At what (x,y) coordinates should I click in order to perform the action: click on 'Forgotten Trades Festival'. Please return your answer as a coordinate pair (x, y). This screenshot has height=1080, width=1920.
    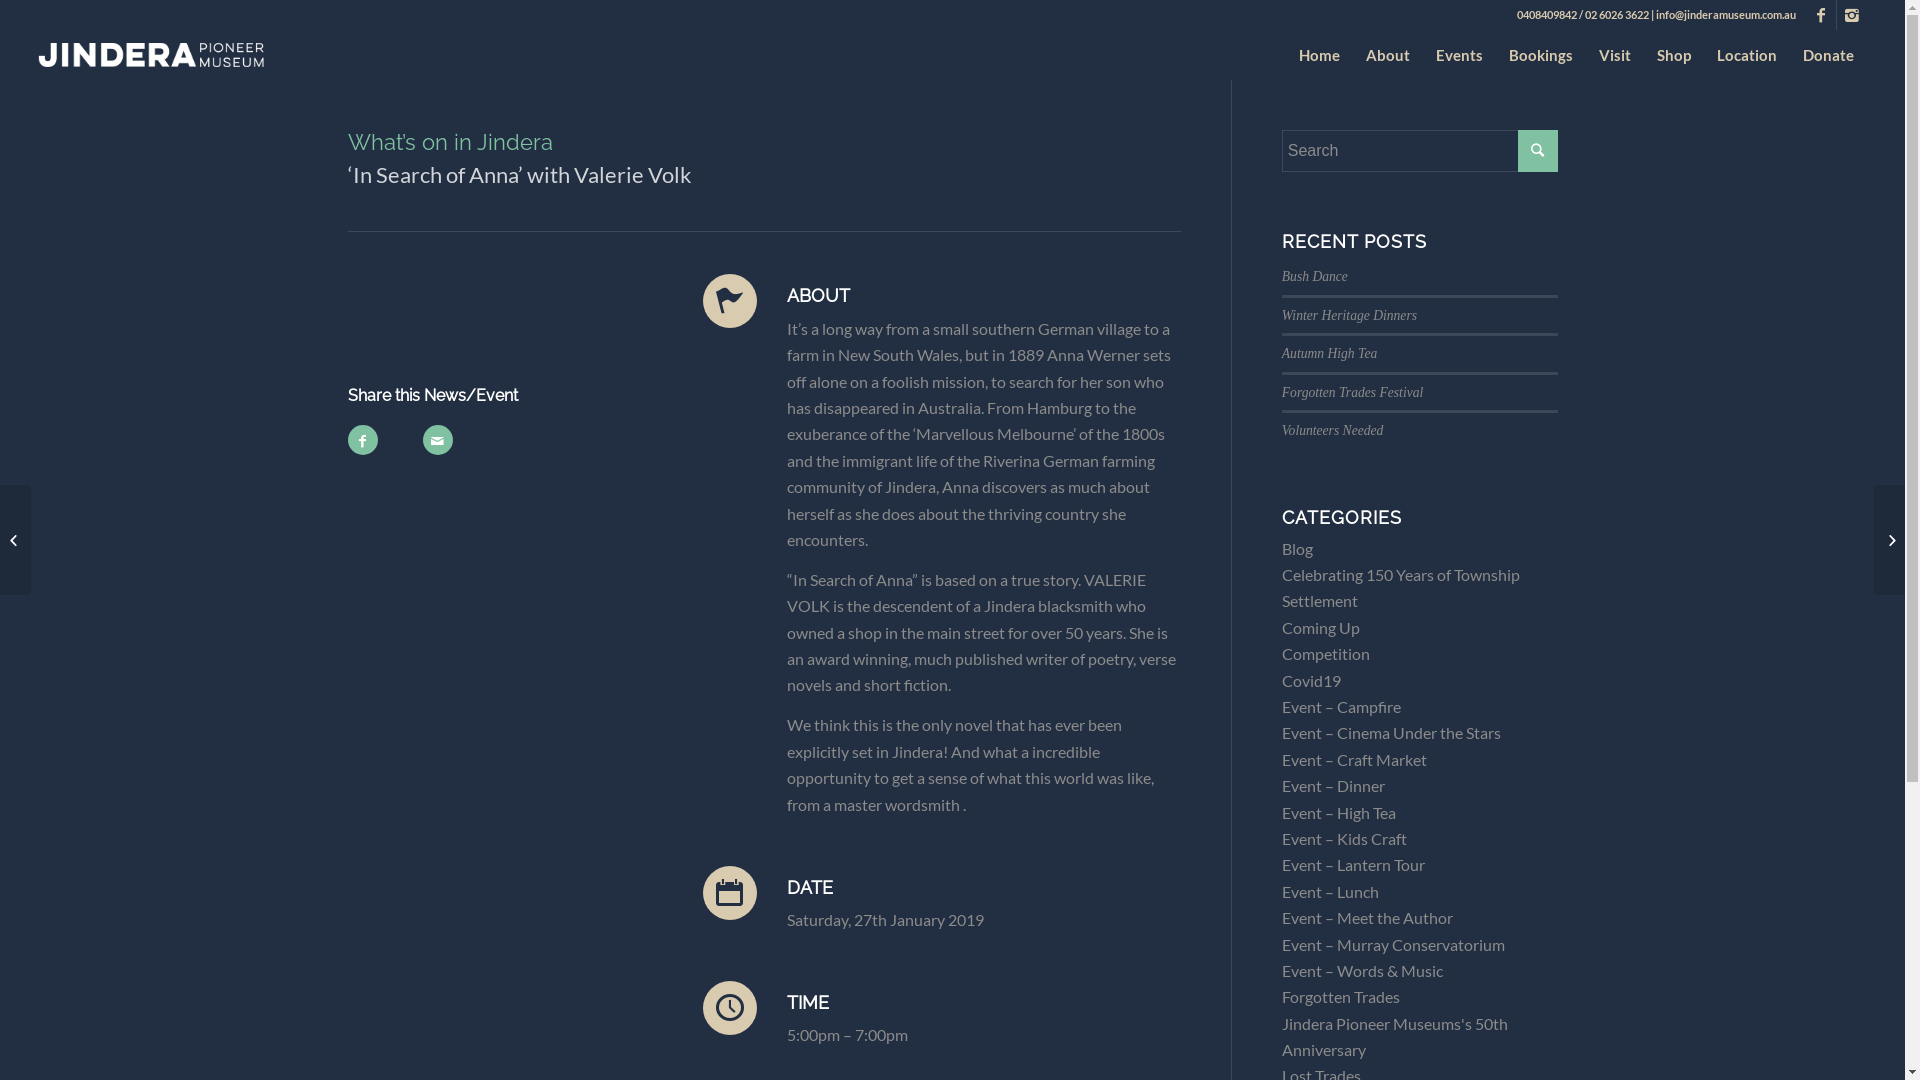
    Looking at the image, I should click on (1352, 392).